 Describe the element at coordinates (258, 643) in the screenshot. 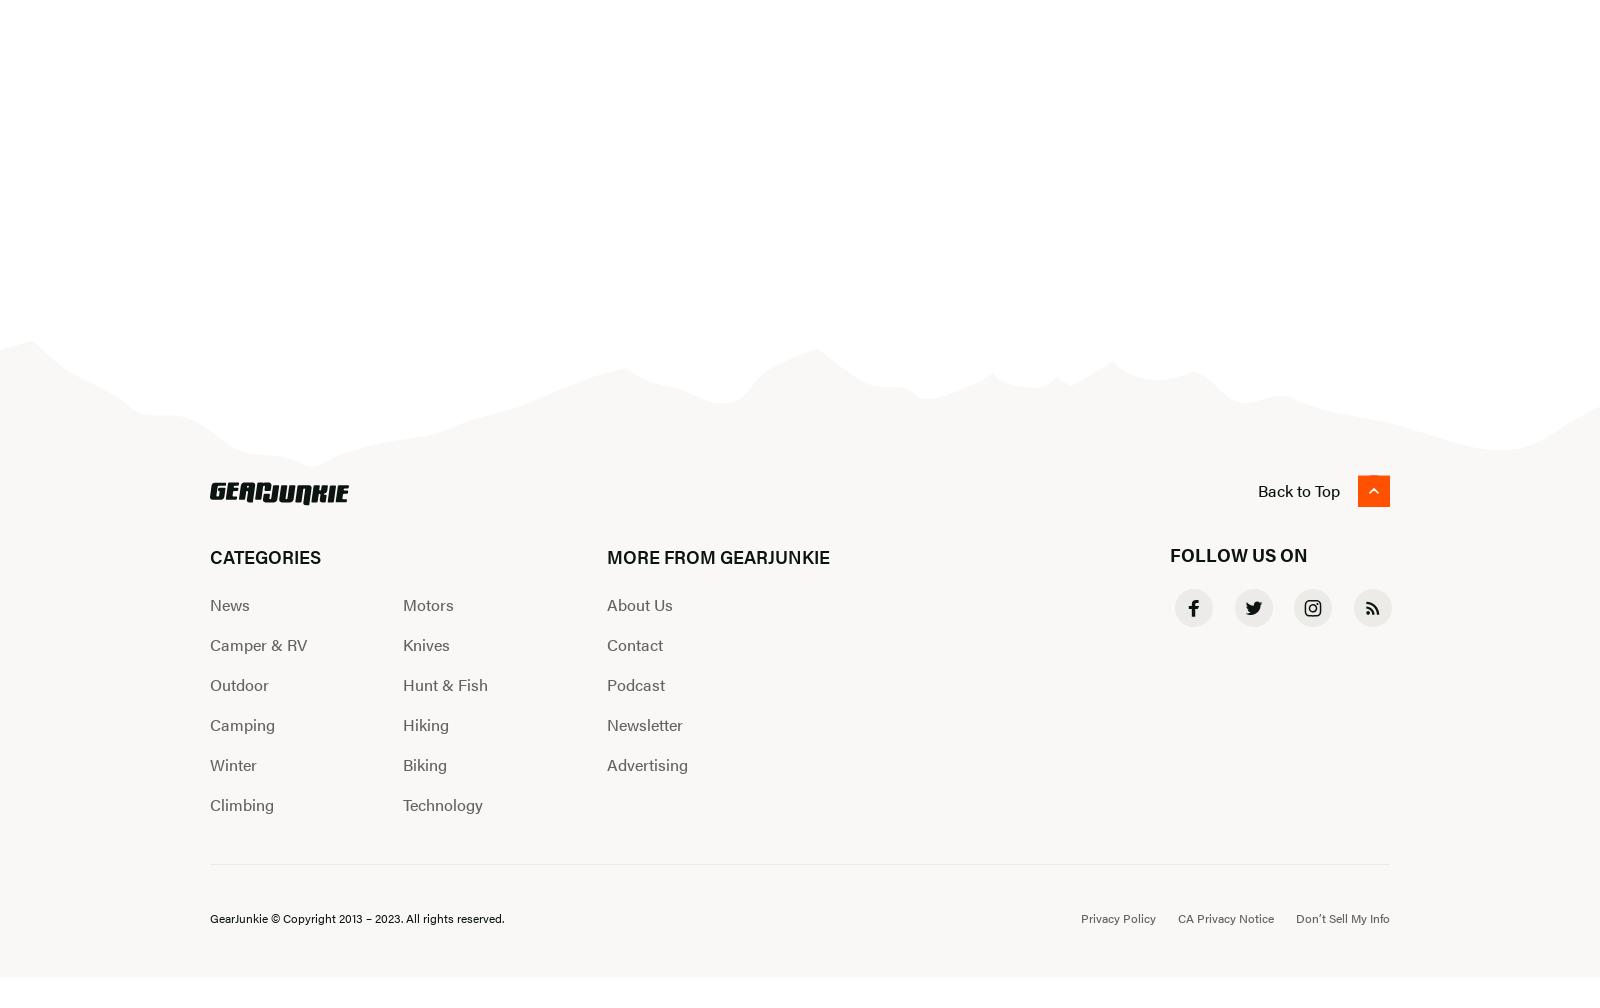

I see `'Camper & RV'` at that location.